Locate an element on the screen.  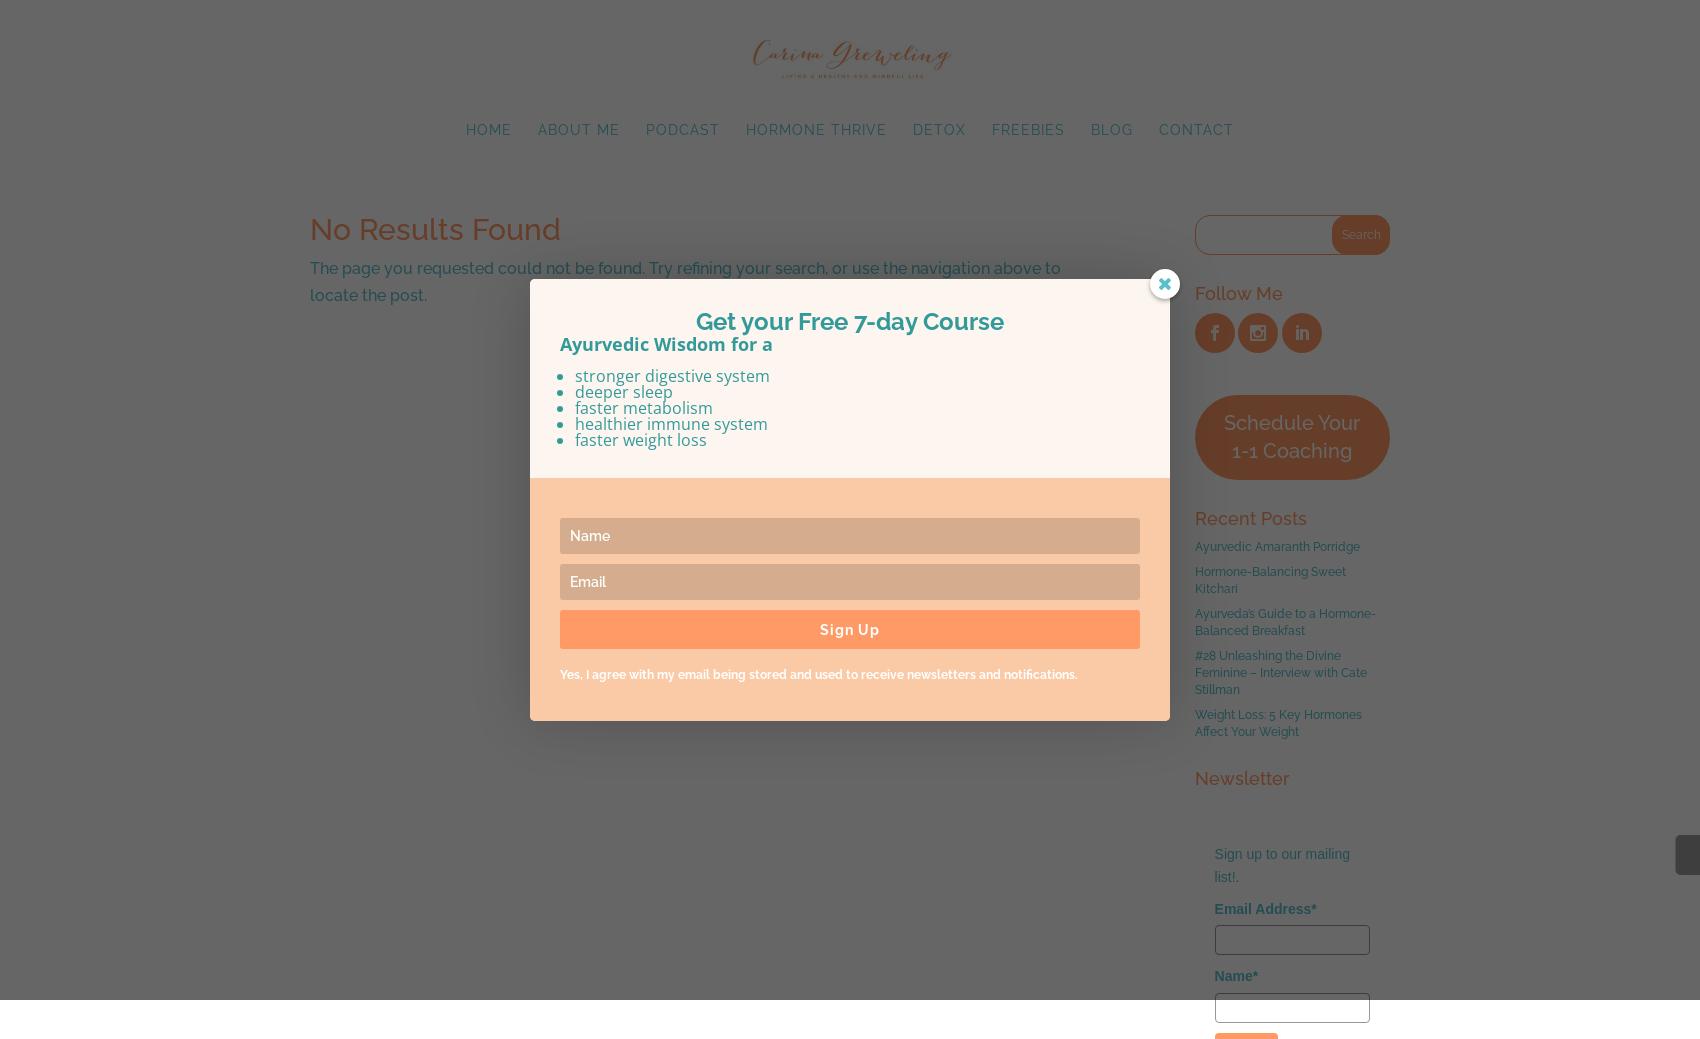
'No Results Found' is located at coordinates (435, 229).